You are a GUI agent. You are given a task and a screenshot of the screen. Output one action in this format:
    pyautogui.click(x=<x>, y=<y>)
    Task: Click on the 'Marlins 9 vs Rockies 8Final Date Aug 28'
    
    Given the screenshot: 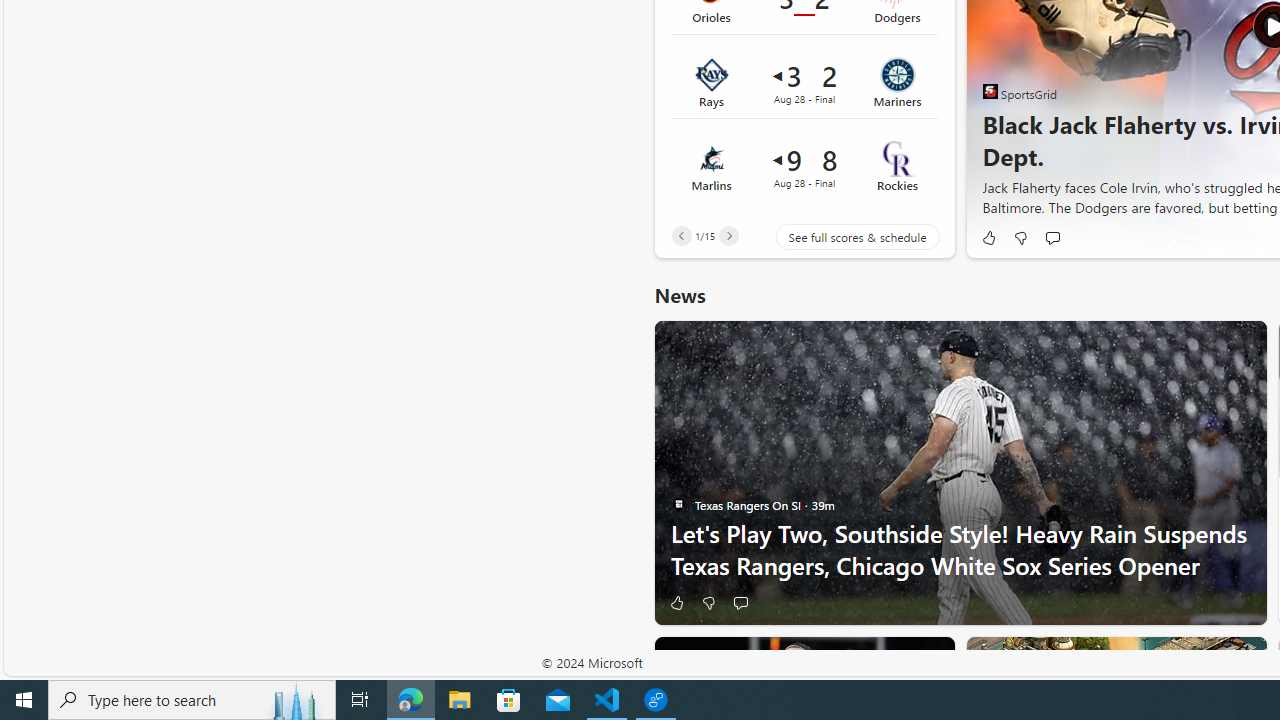 What is the action you would take?
    pyautogui.click(x=804, y=166)
    